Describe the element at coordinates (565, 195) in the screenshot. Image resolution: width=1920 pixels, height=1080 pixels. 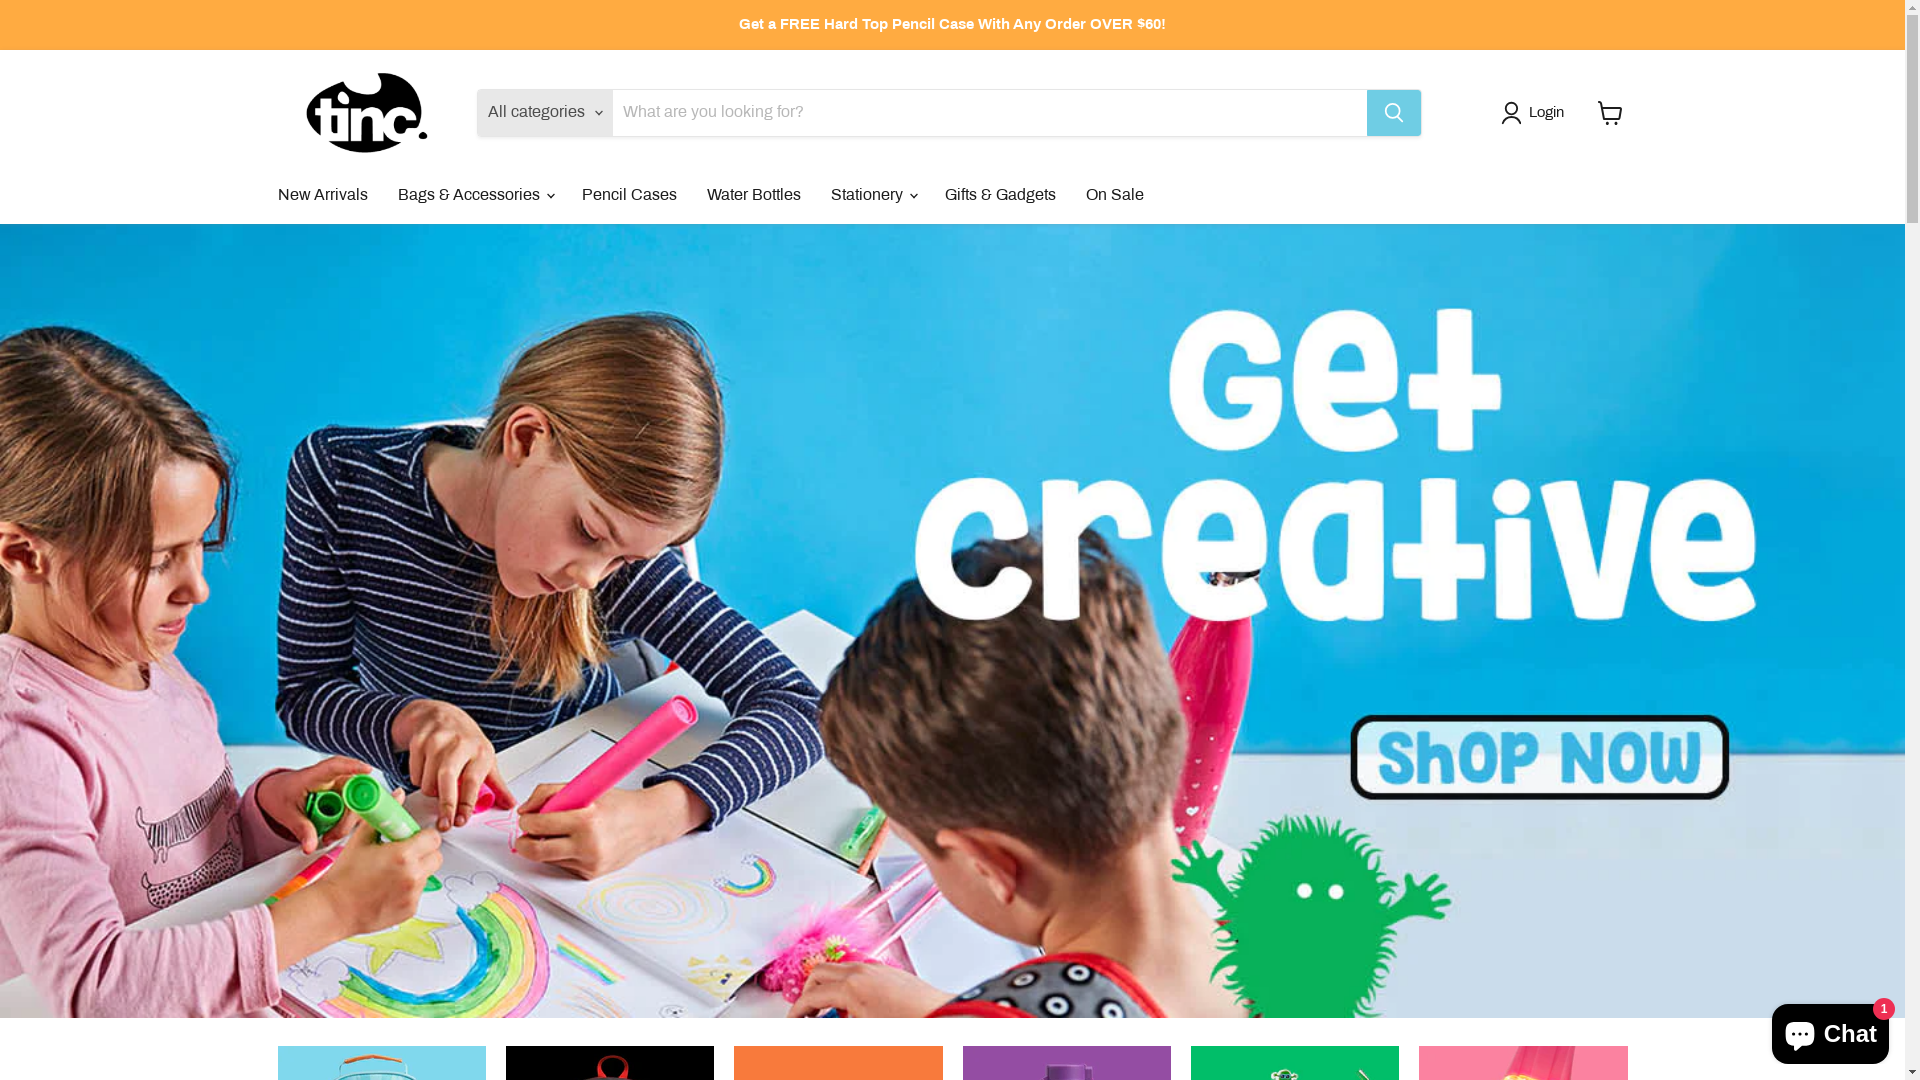
I see `'Pencil Cases'` at that location.